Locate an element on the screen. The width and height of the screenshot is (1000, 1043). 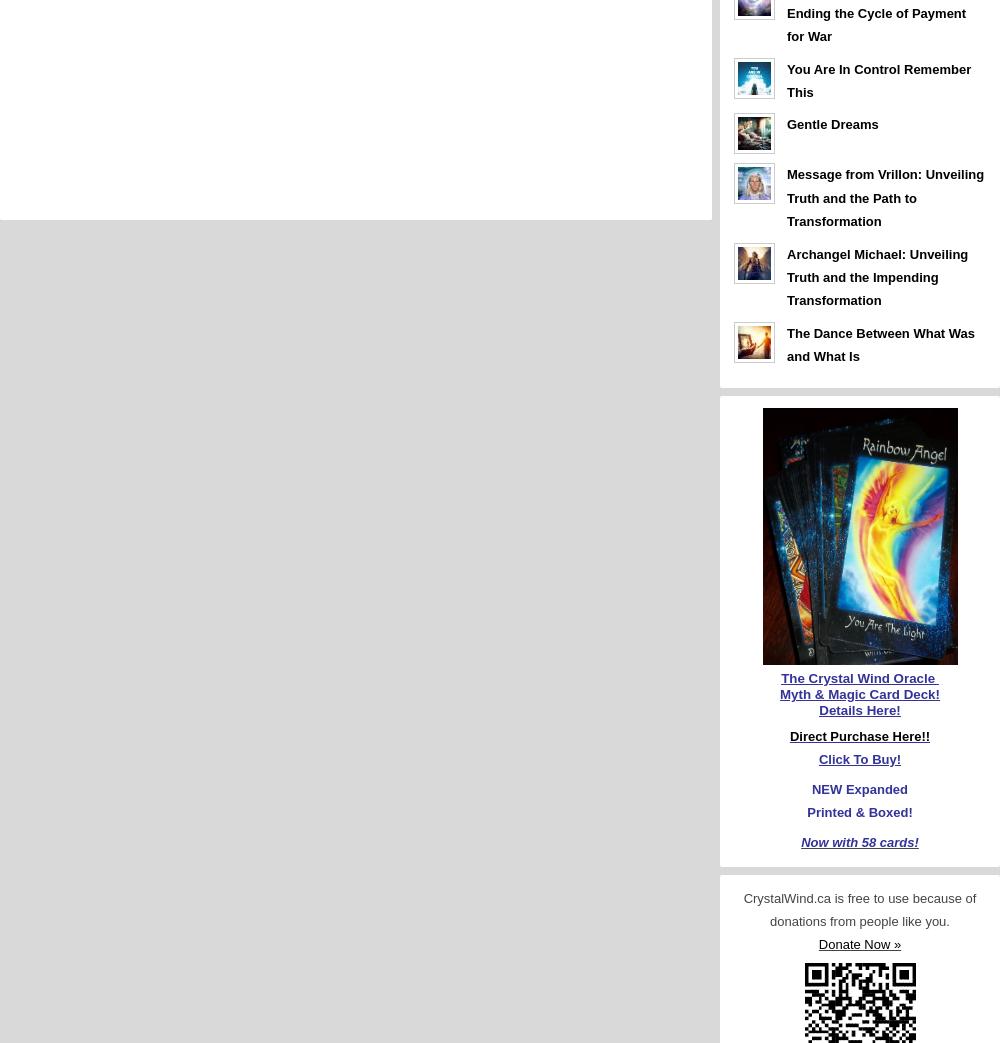
'NEW Expanded' is located at coordinates (811, 787).